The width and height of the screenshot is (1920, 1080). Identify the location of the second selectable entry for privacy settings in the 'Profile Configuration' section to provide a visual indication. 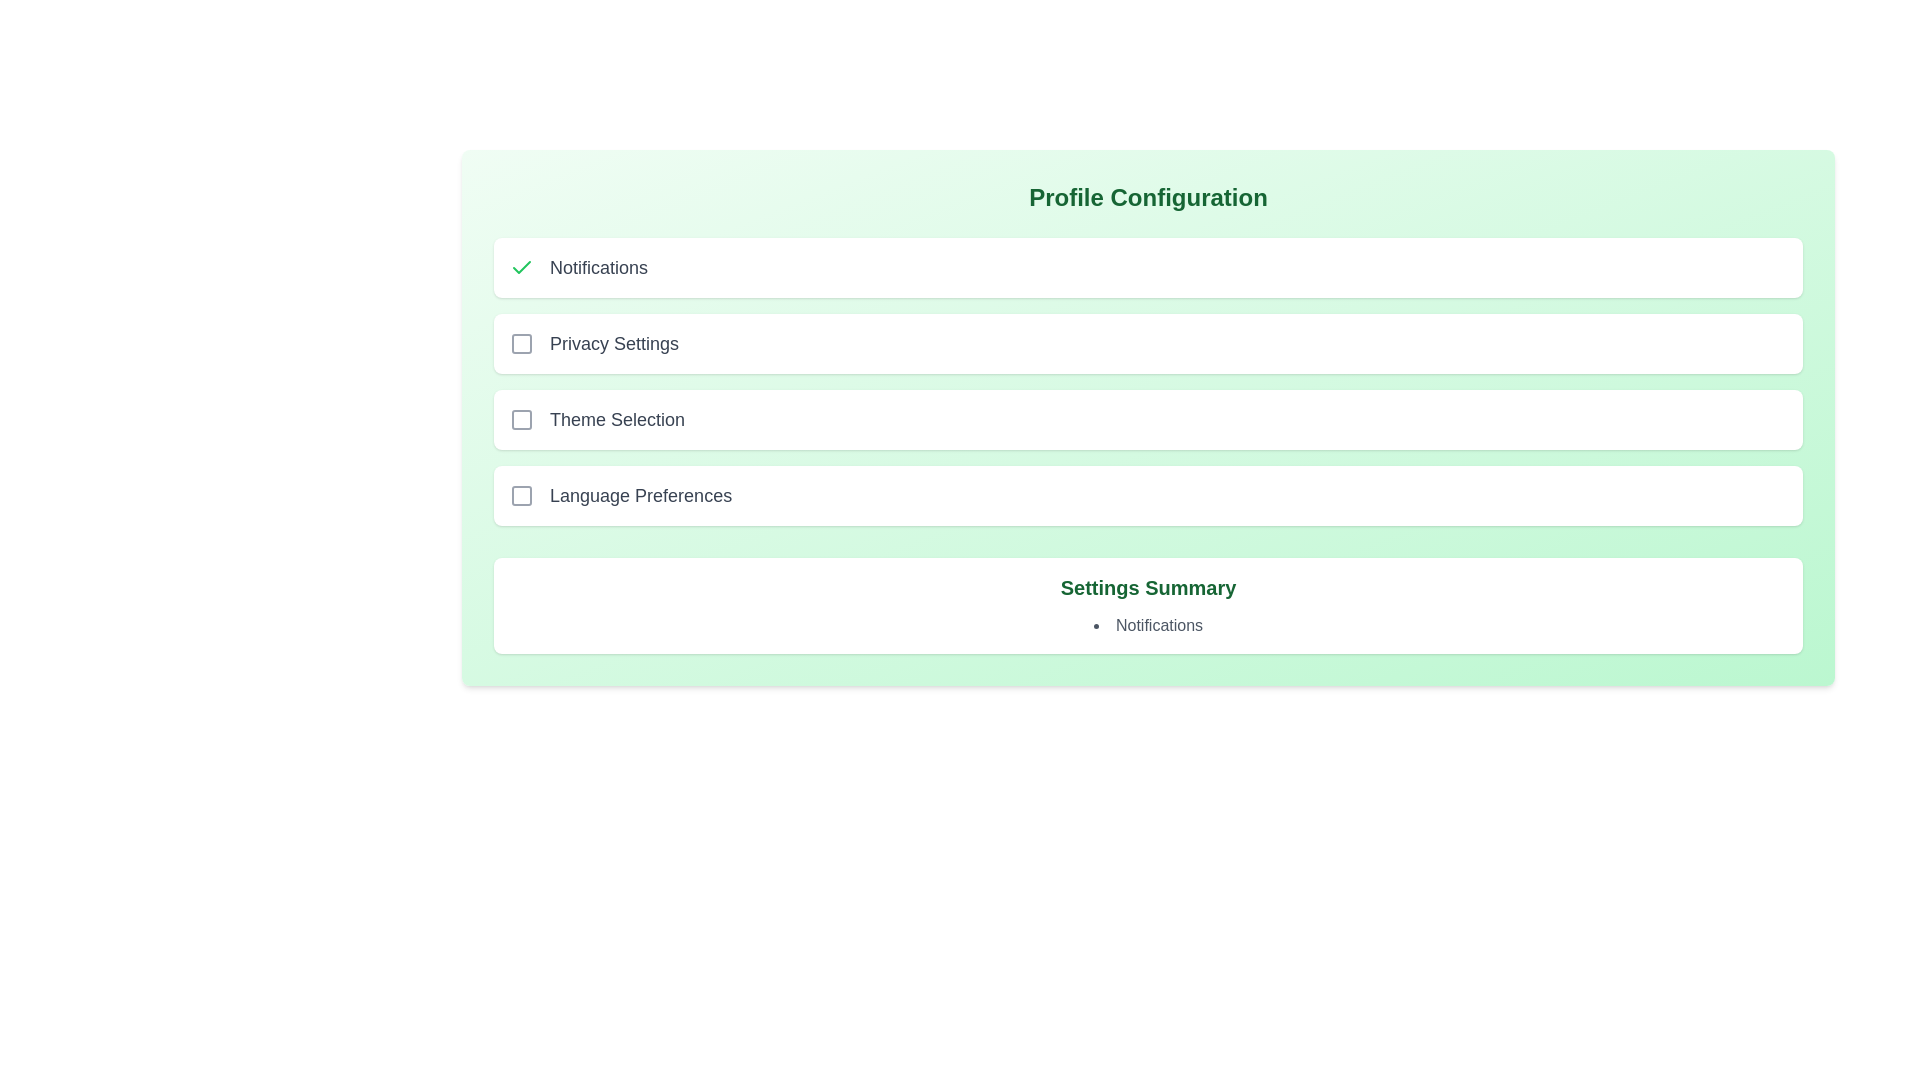
(1148, 342).